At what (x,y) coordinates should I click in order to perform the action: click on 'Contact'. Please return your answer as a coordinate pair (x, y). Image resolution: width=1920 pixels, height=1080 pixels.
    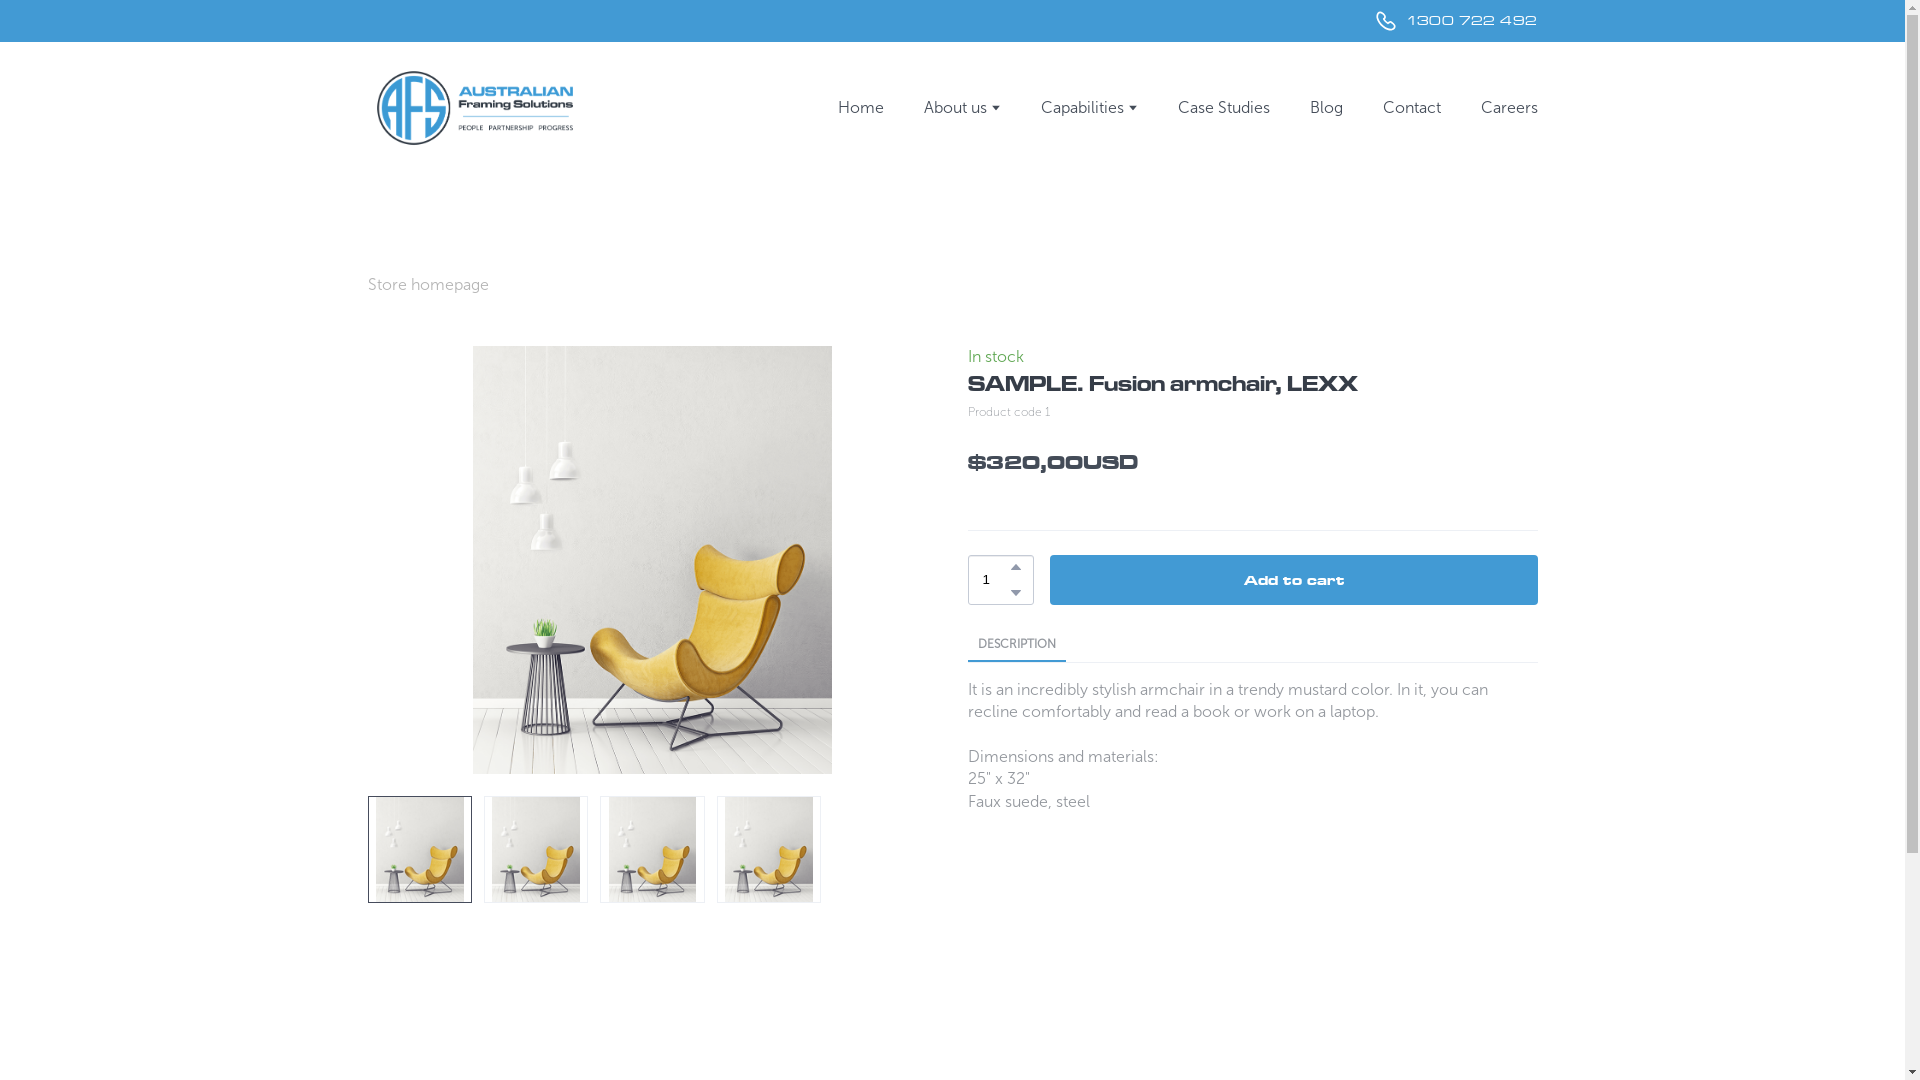
    Looking at the image, I should click on (1410, 107).